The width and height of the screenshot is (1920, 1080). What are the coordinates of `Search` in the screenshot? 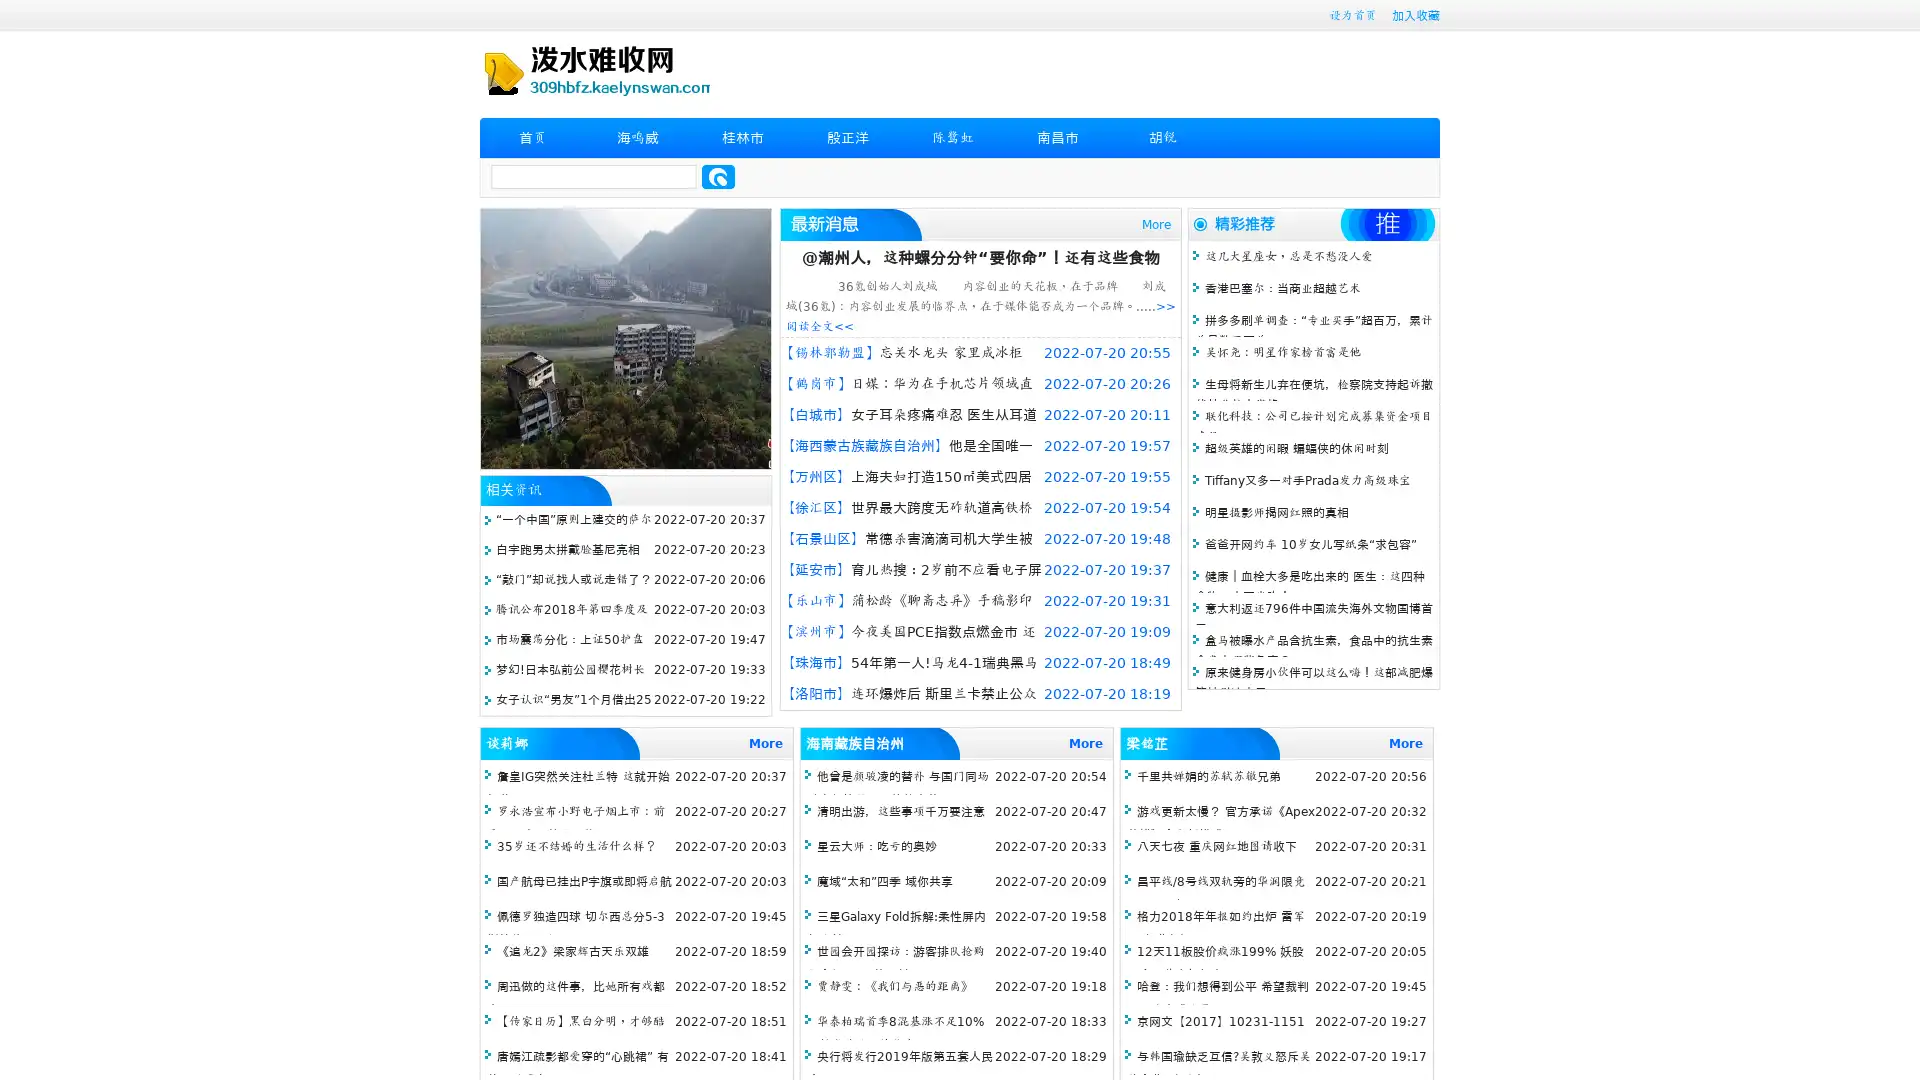 It's located at (718, 176).